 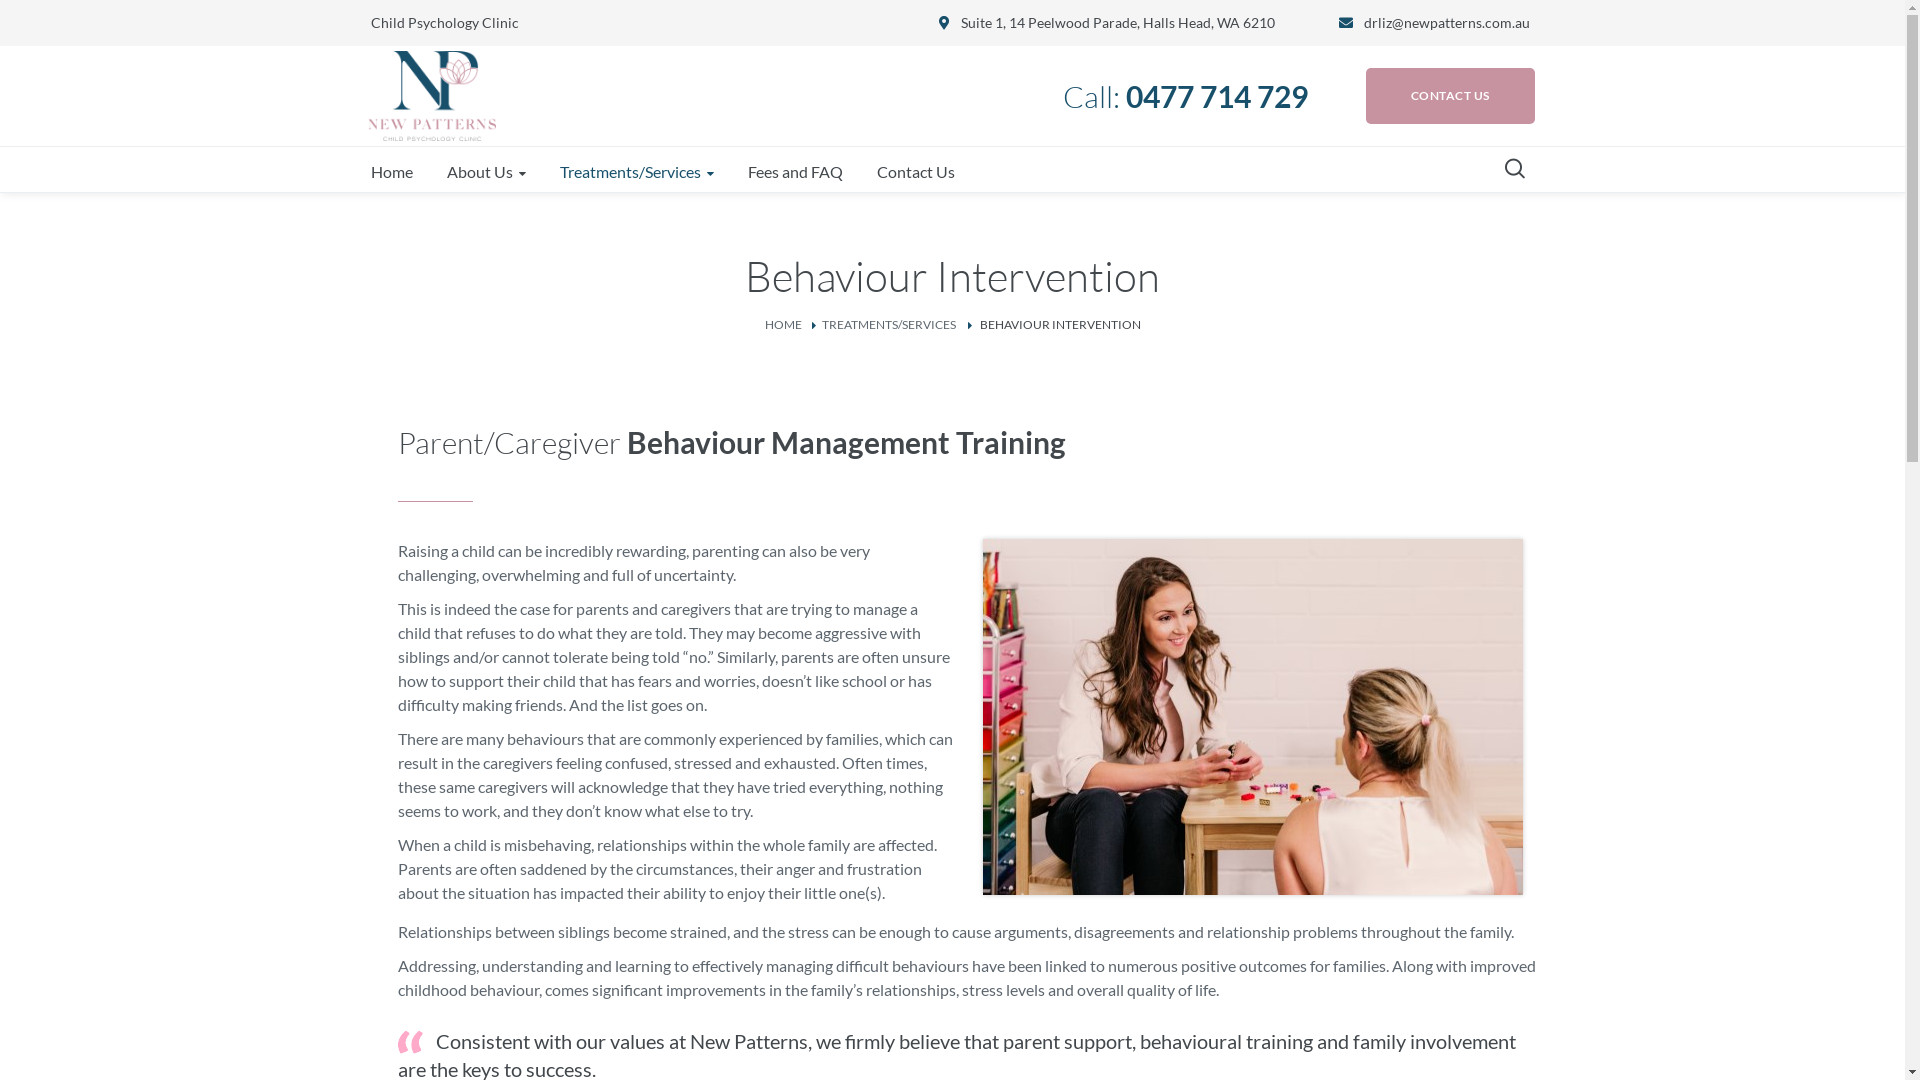 I want to click on 'About Us', so click(x=432, y=171).